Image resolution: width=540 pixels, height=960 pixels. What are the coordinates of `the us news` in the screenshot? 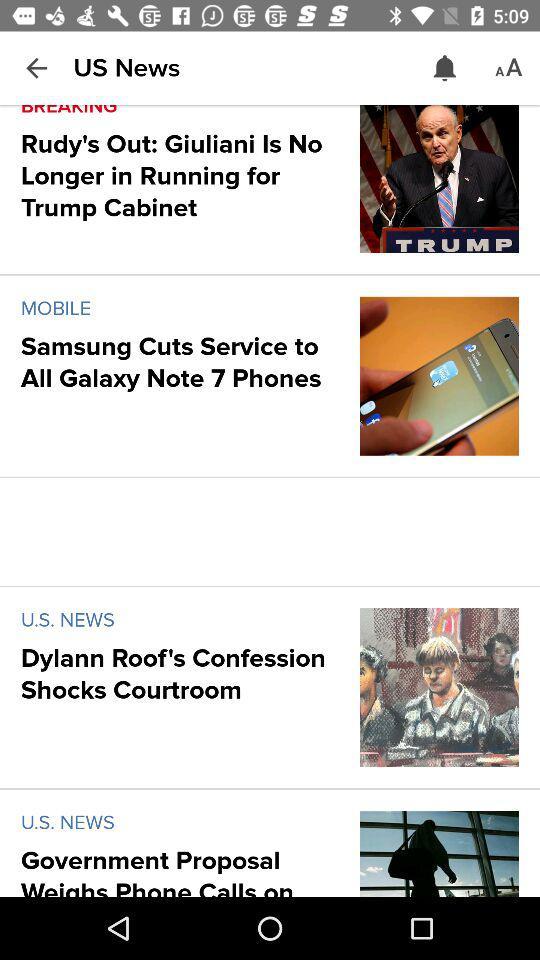 It's located at (126, 68).